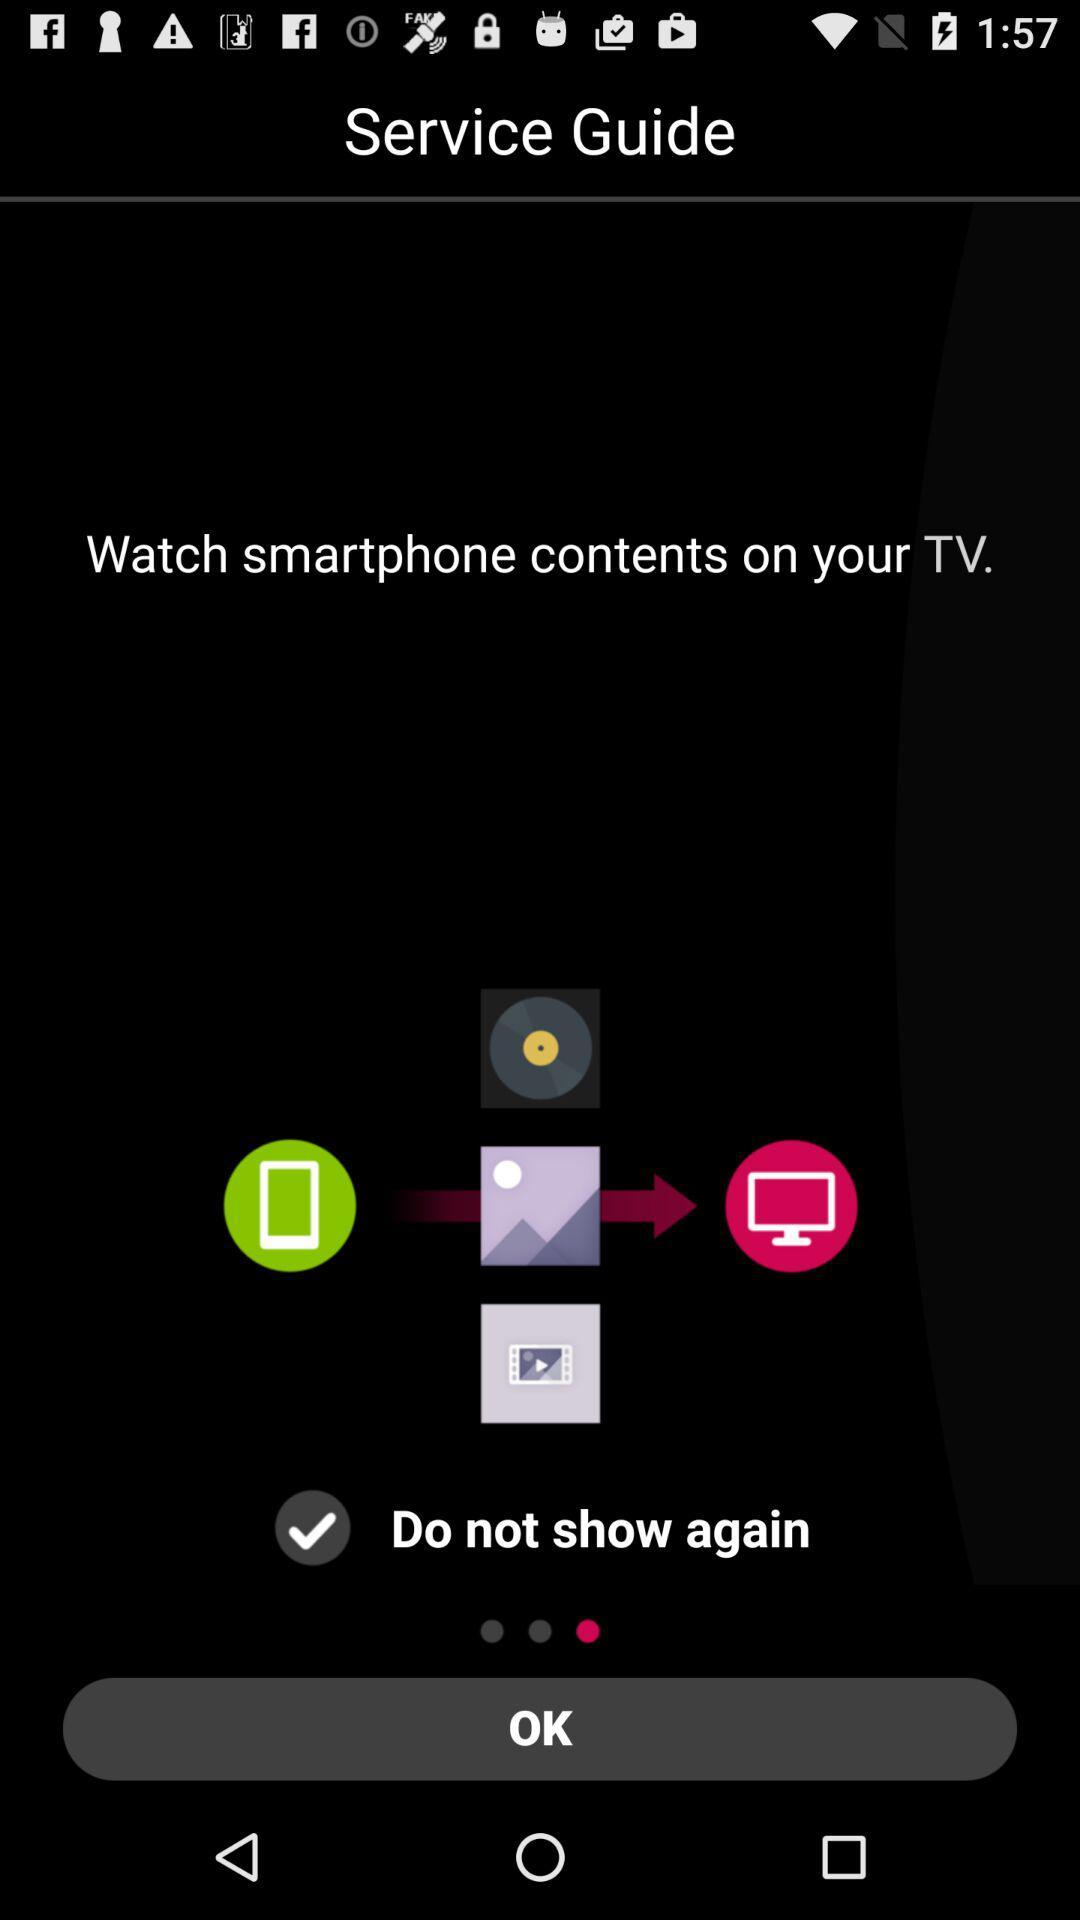 The image size is (1080, 1920). What do you see at coordinates (312, 1526) in the screenshot?
I see `donotshowagain` at bounding box center [312, 1526].